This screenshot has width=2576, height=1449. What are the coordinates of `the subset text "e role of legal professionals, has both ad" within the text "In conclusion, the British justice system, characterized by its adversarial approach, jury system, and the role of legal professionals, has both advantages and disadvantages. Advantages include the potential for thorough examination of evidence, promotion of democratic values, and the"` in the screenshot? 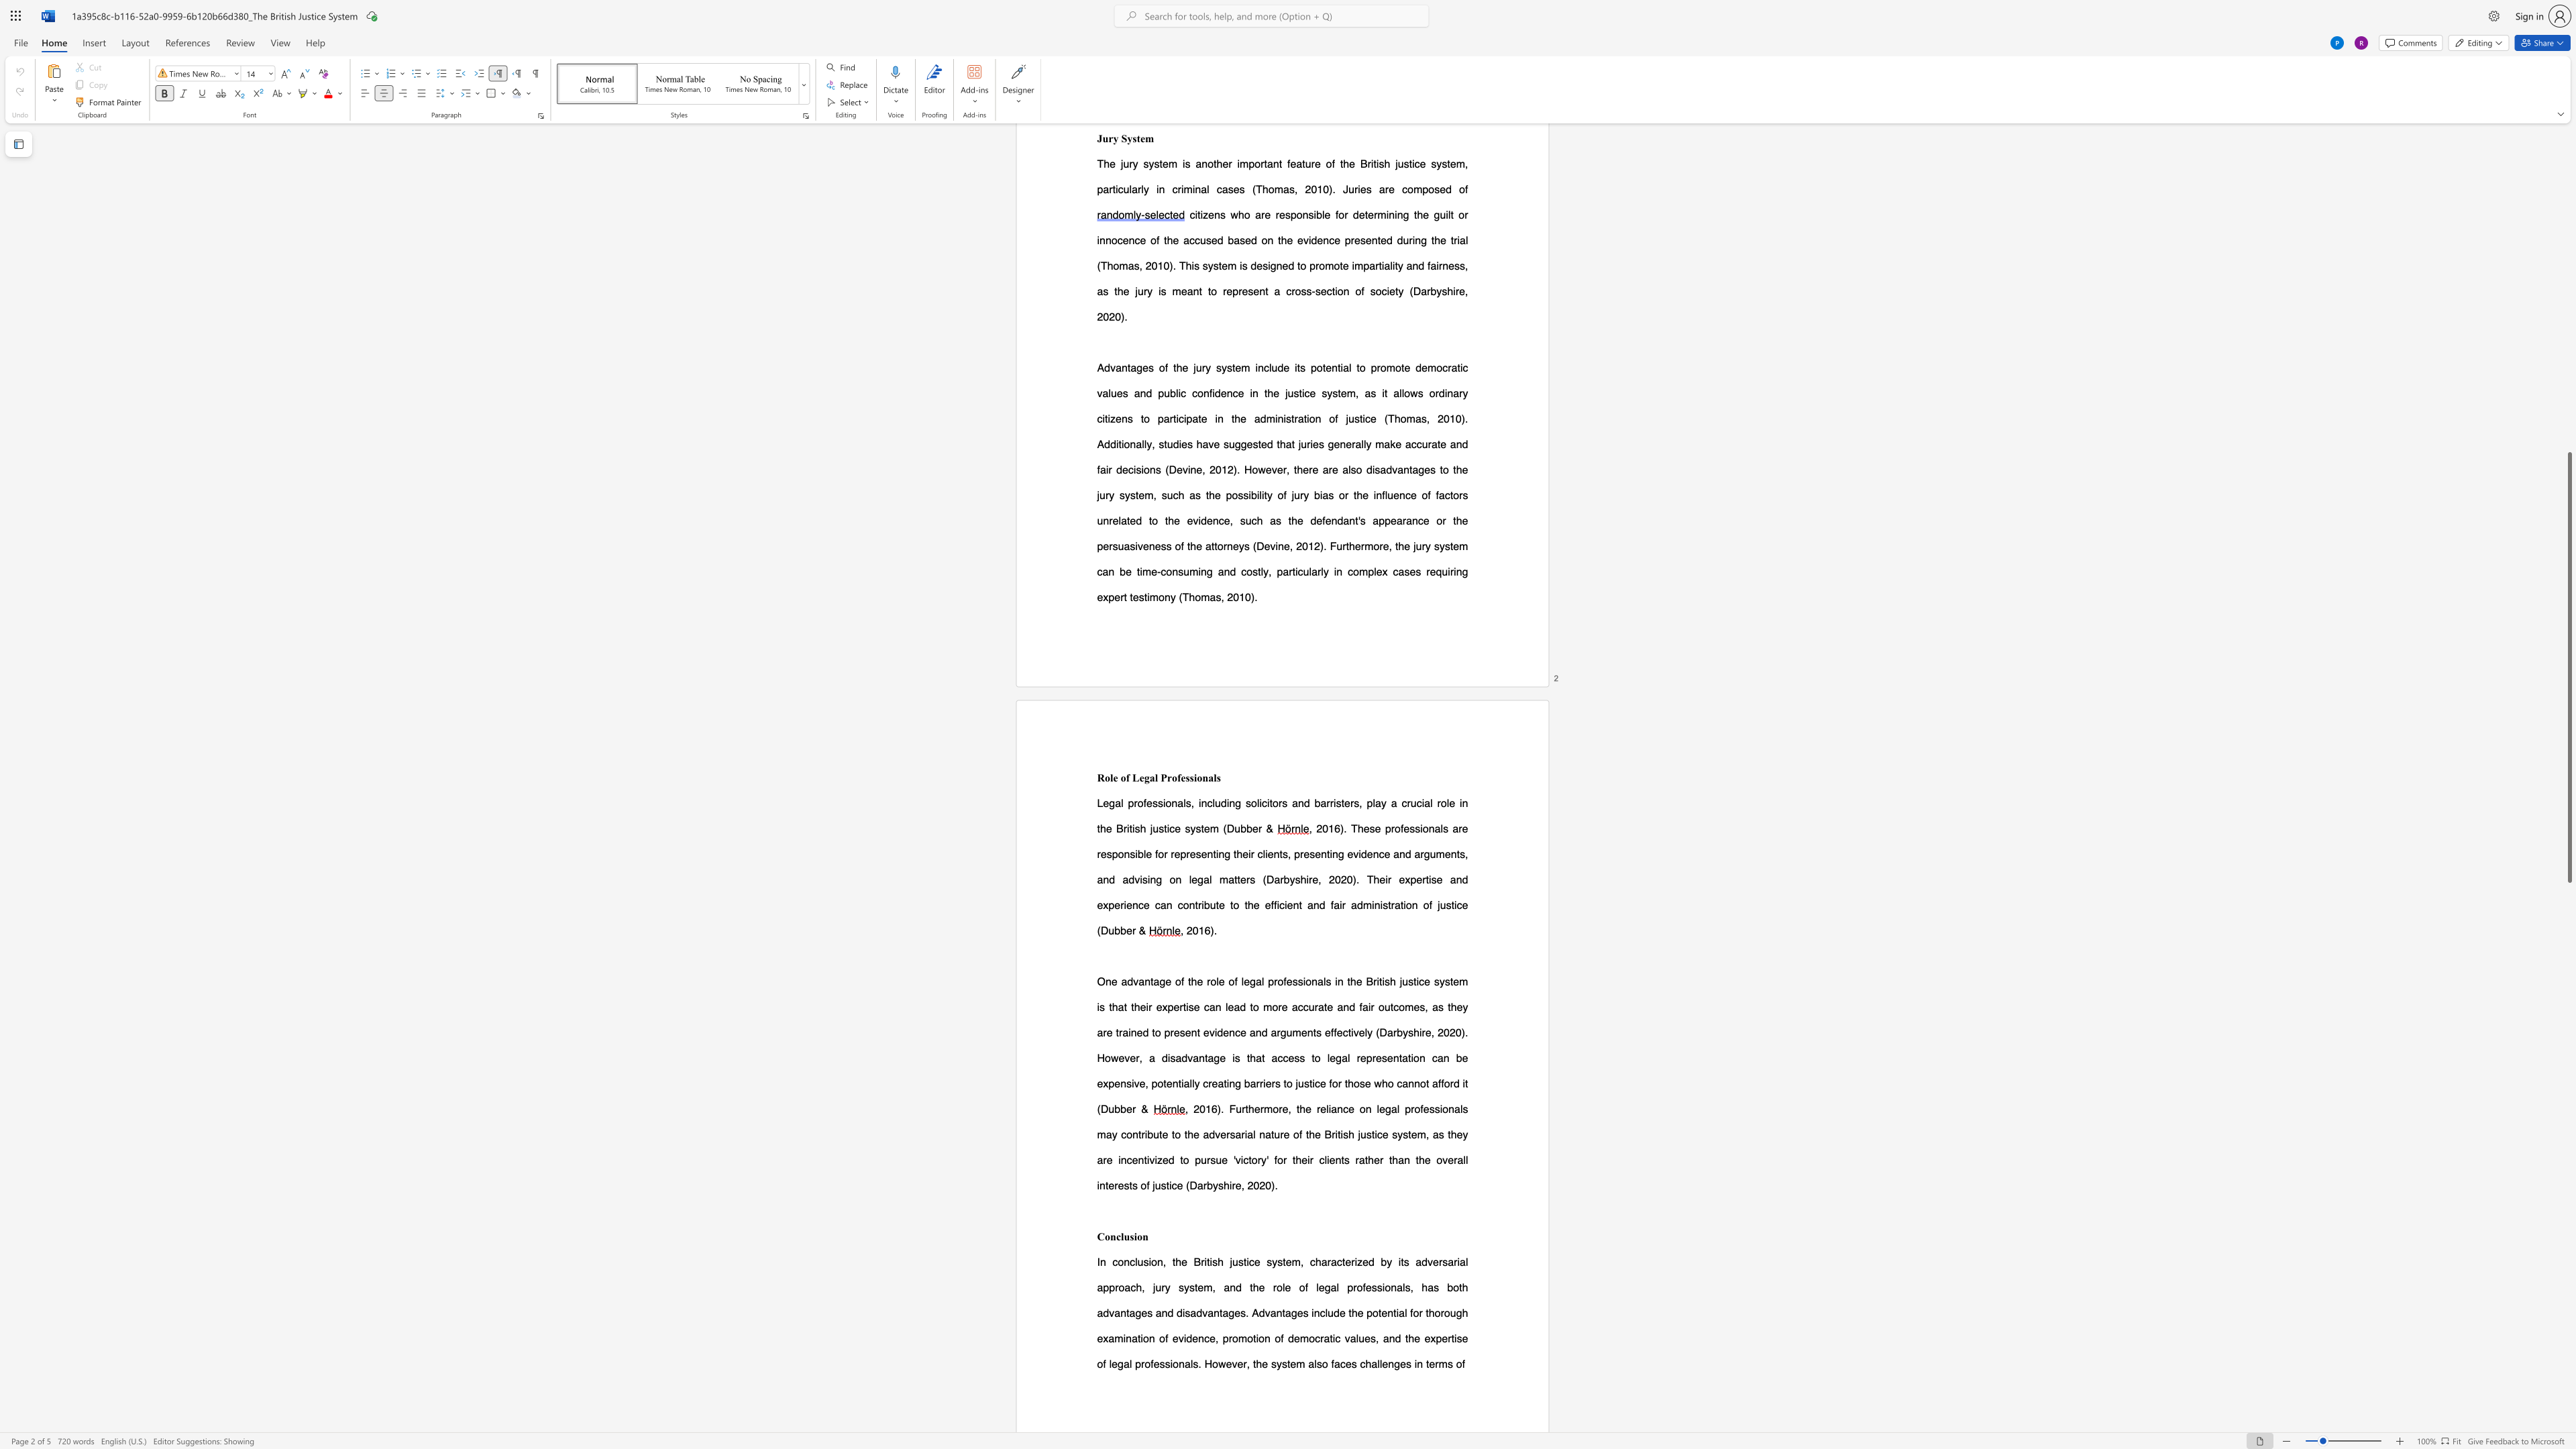 It's located at (1257, 1287).